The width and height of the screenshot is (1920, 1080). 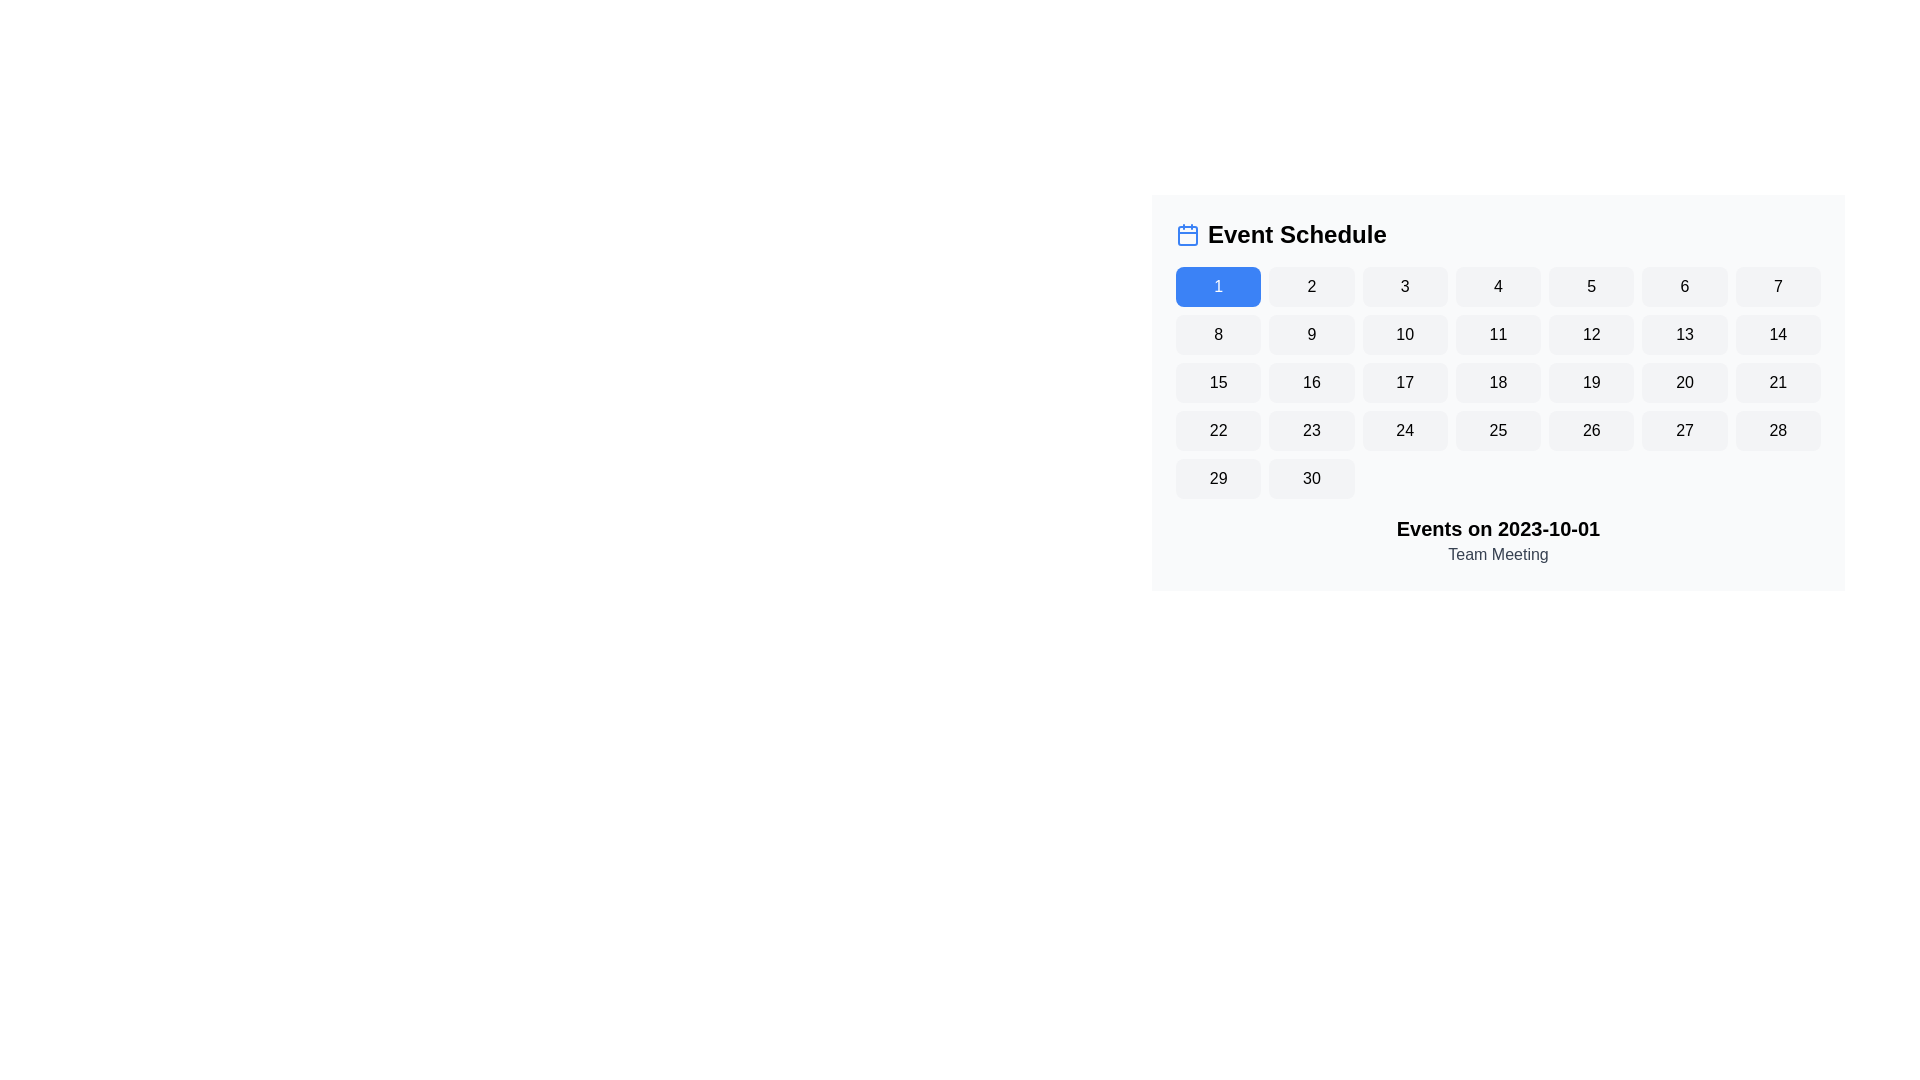 I want to click on the rounded rectangular button with a light gray background and black text displaying '2', so click(x=1311, y=286).